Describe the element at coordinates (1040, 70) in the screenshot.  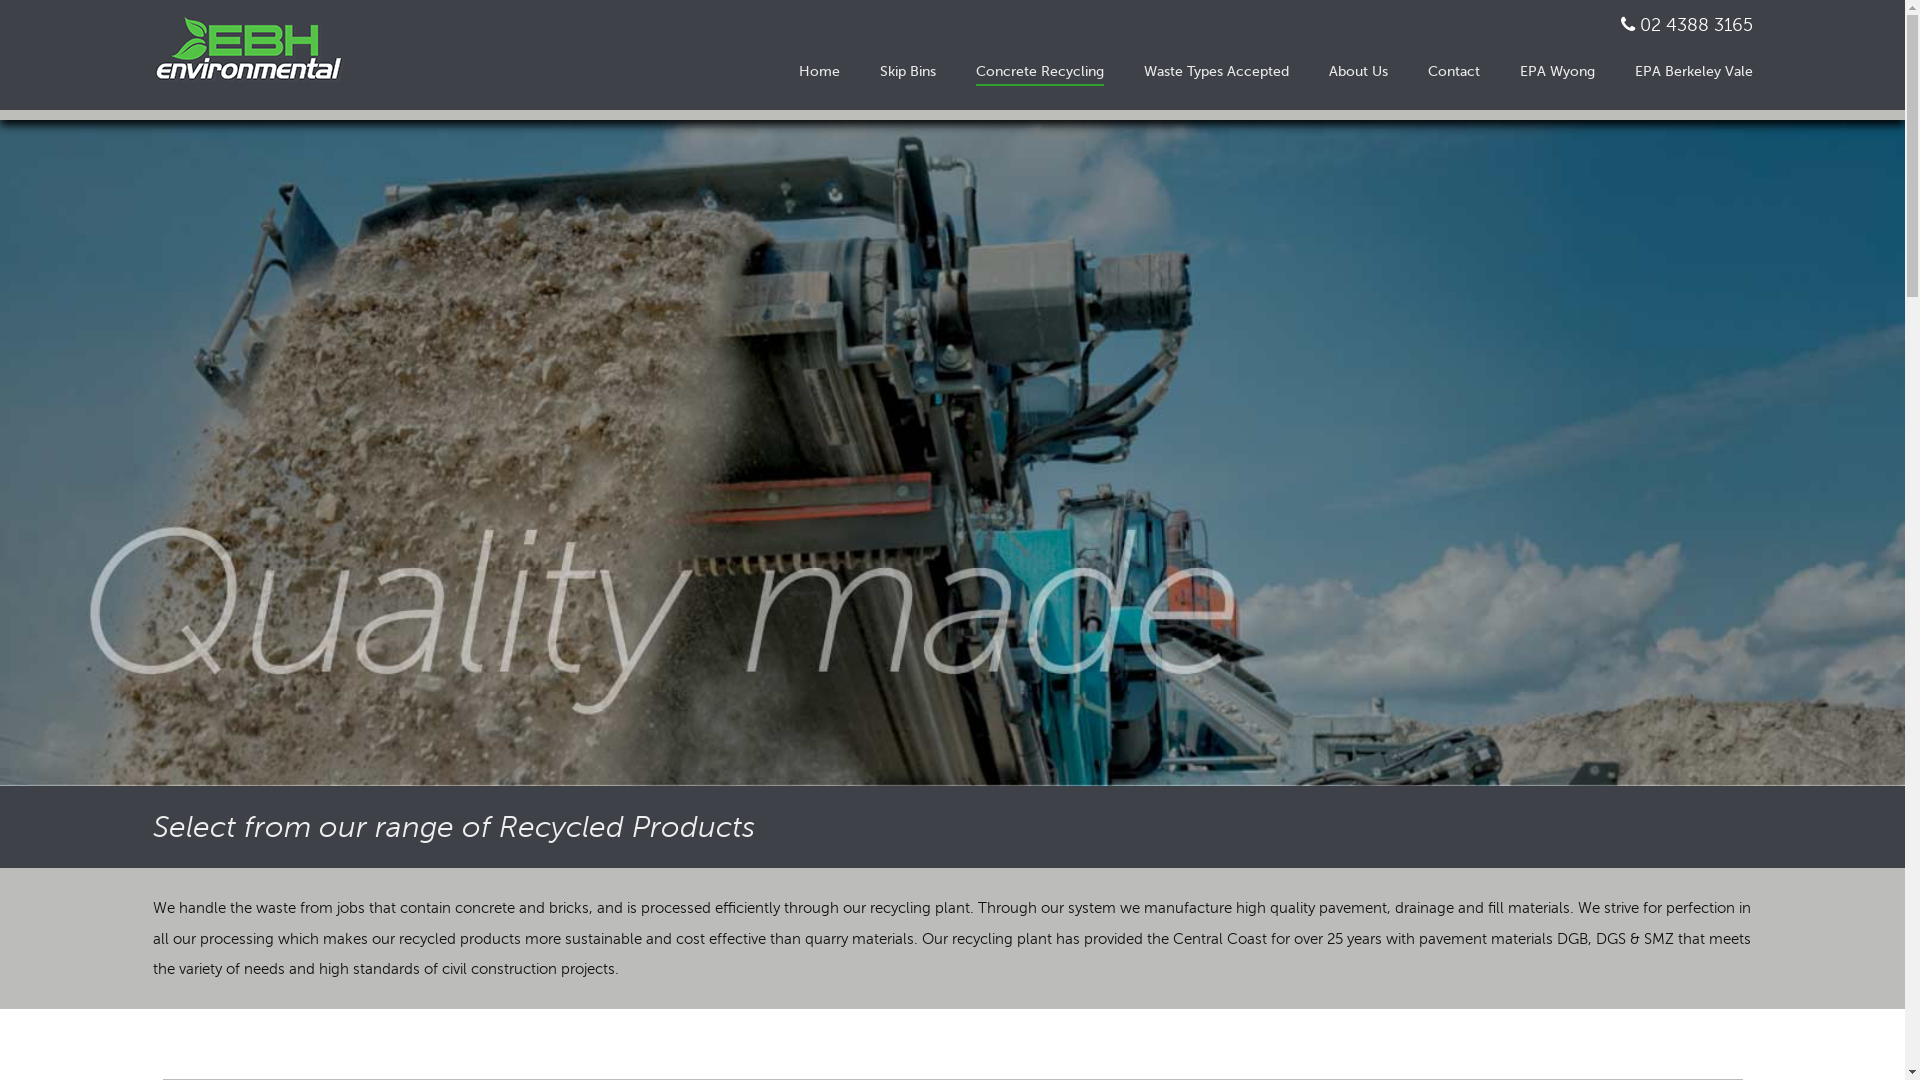
I see `'Concrete Recycling'` at that location.